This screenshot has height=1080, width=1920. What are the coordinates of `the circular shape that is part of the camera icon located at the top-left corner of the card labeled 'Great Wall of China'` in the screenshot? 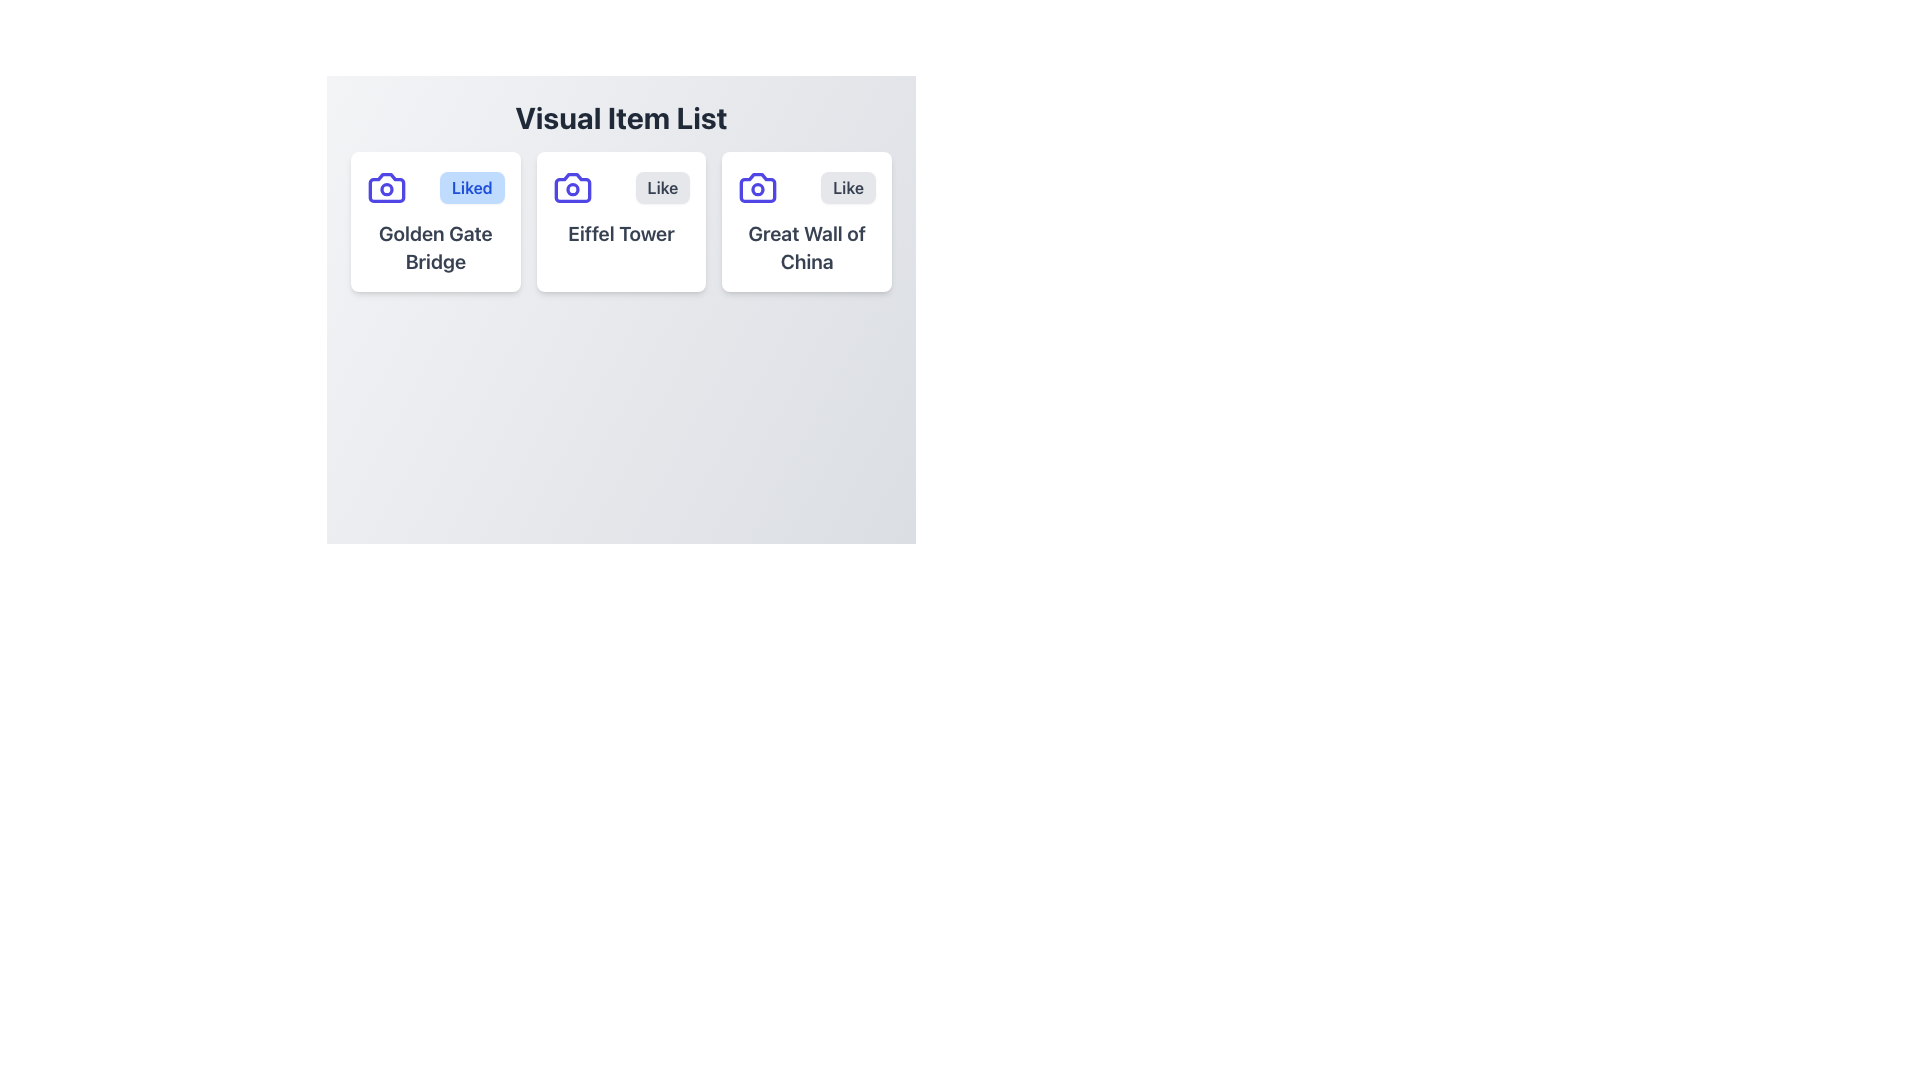 It's located at (757, 189).